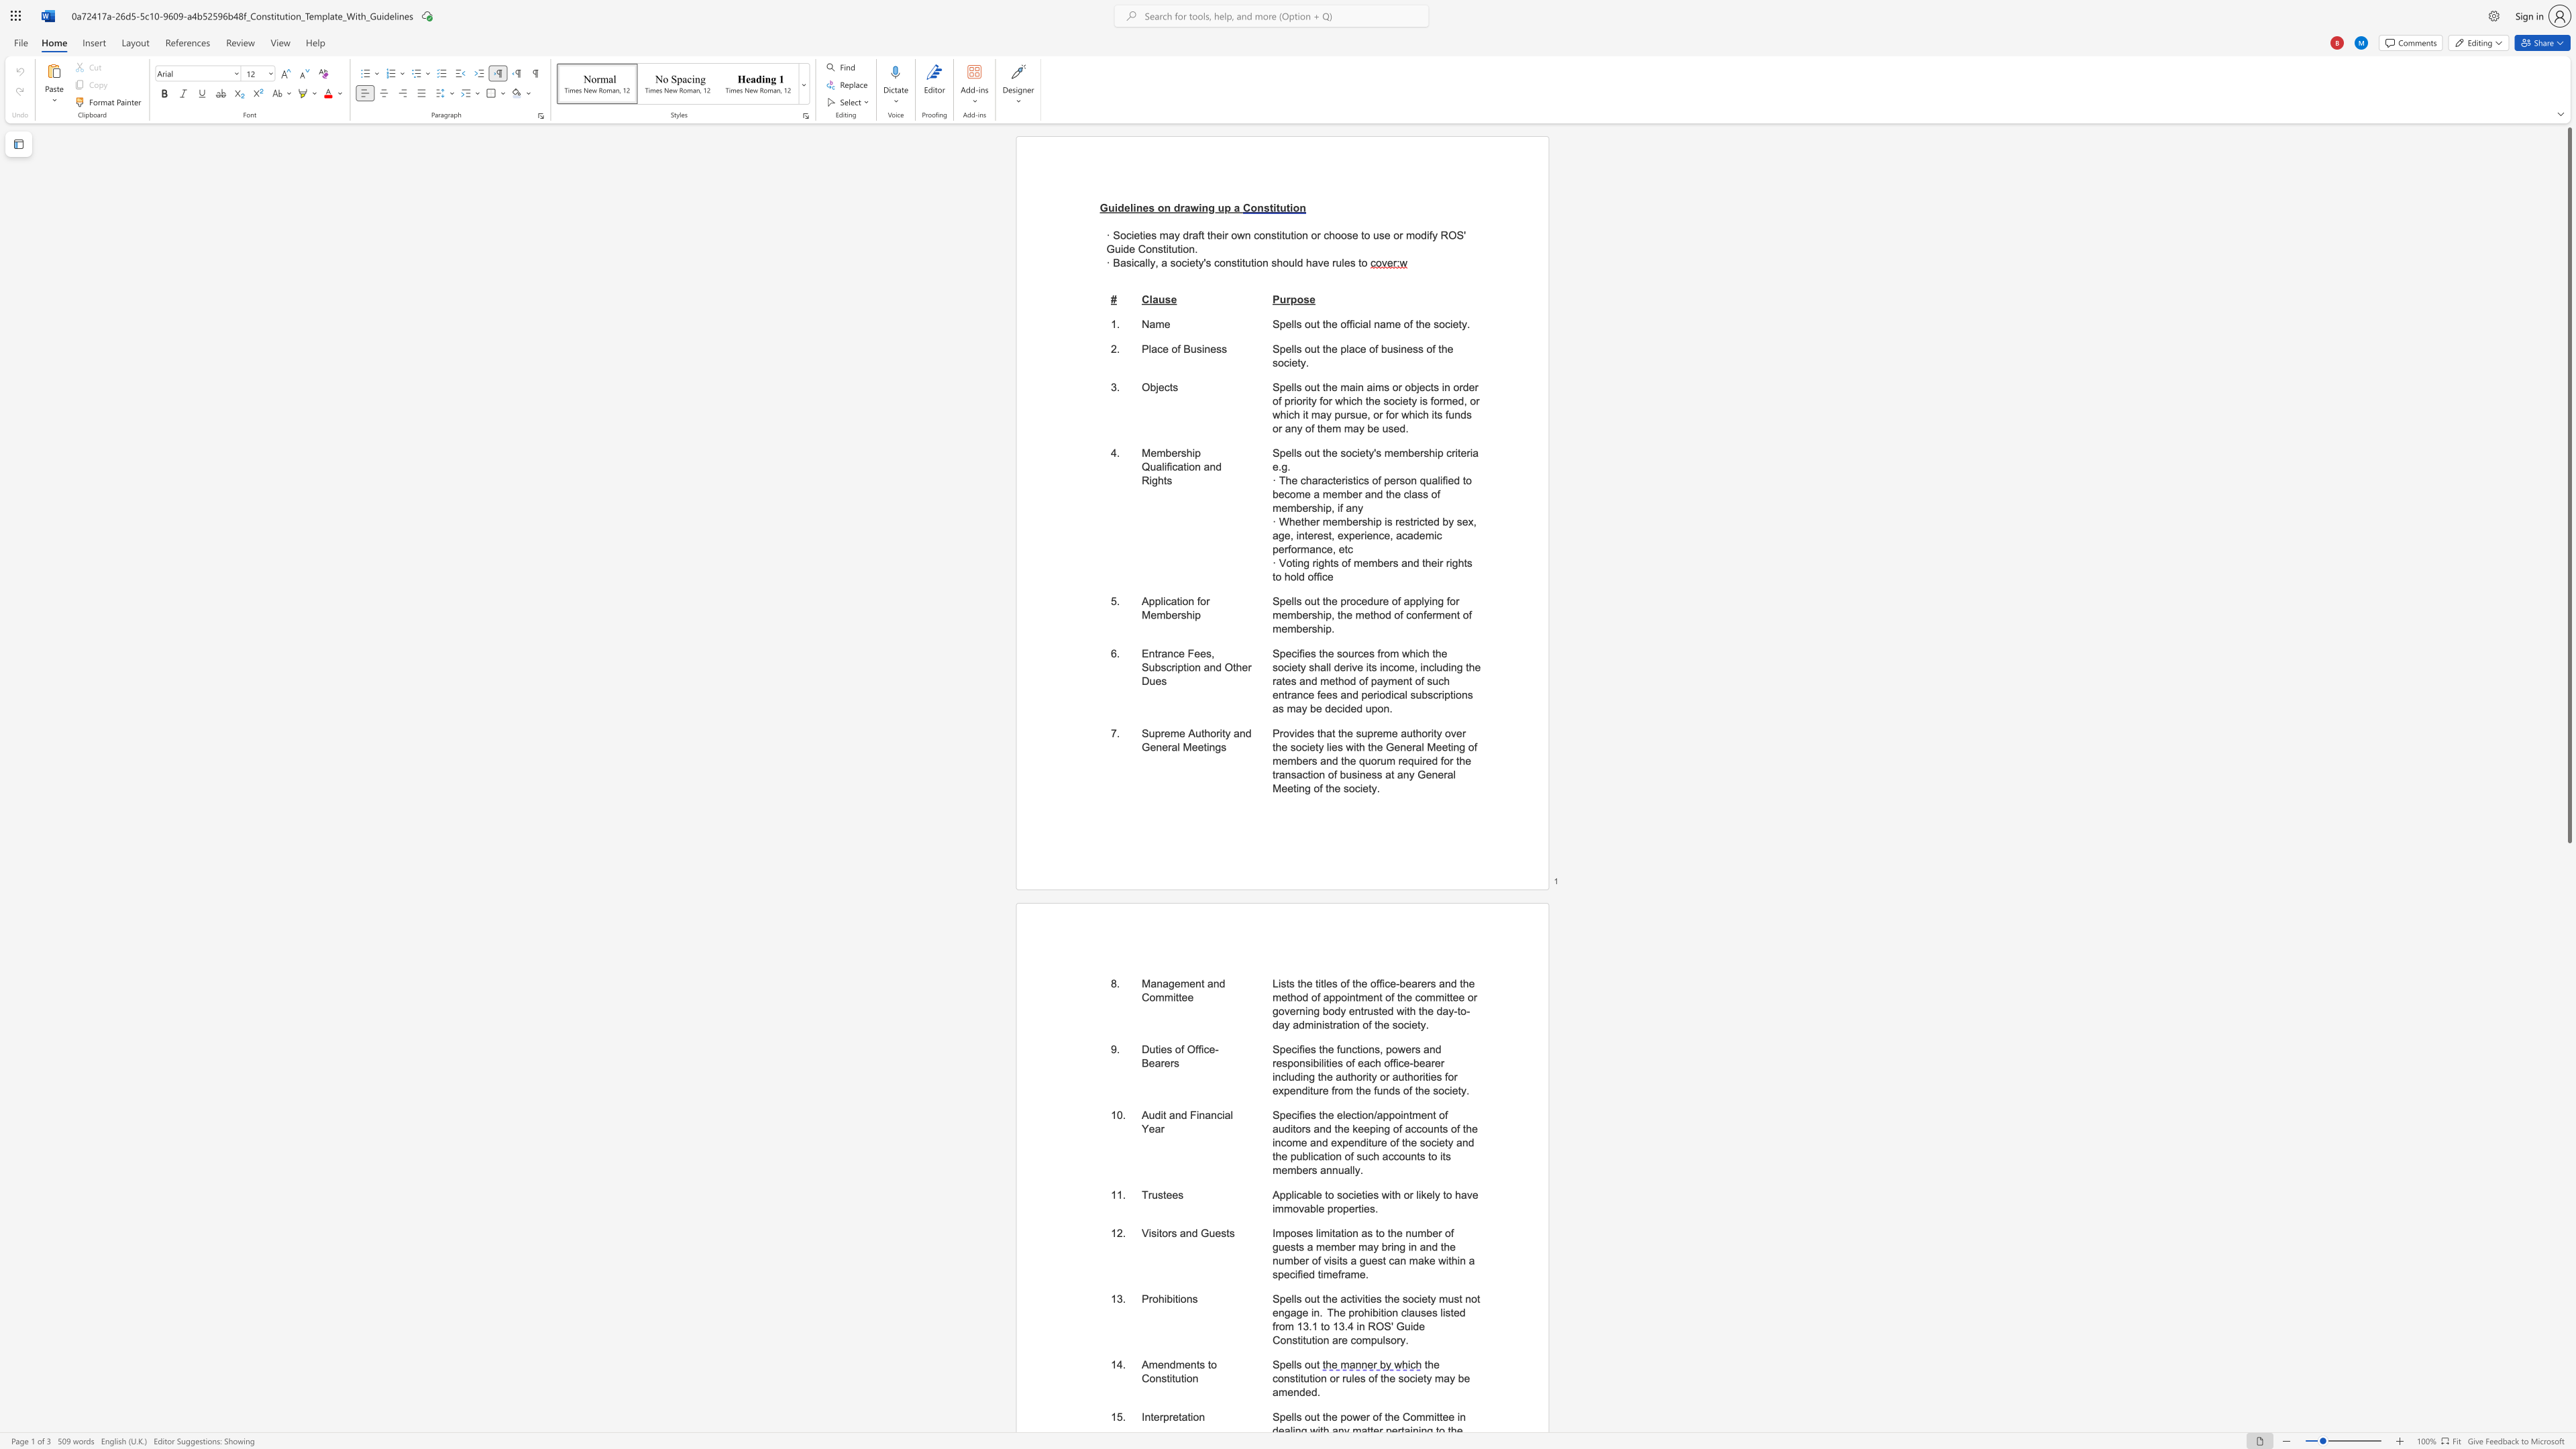  I want to click on the 1th character "f" in the text, so click(1177, 349).